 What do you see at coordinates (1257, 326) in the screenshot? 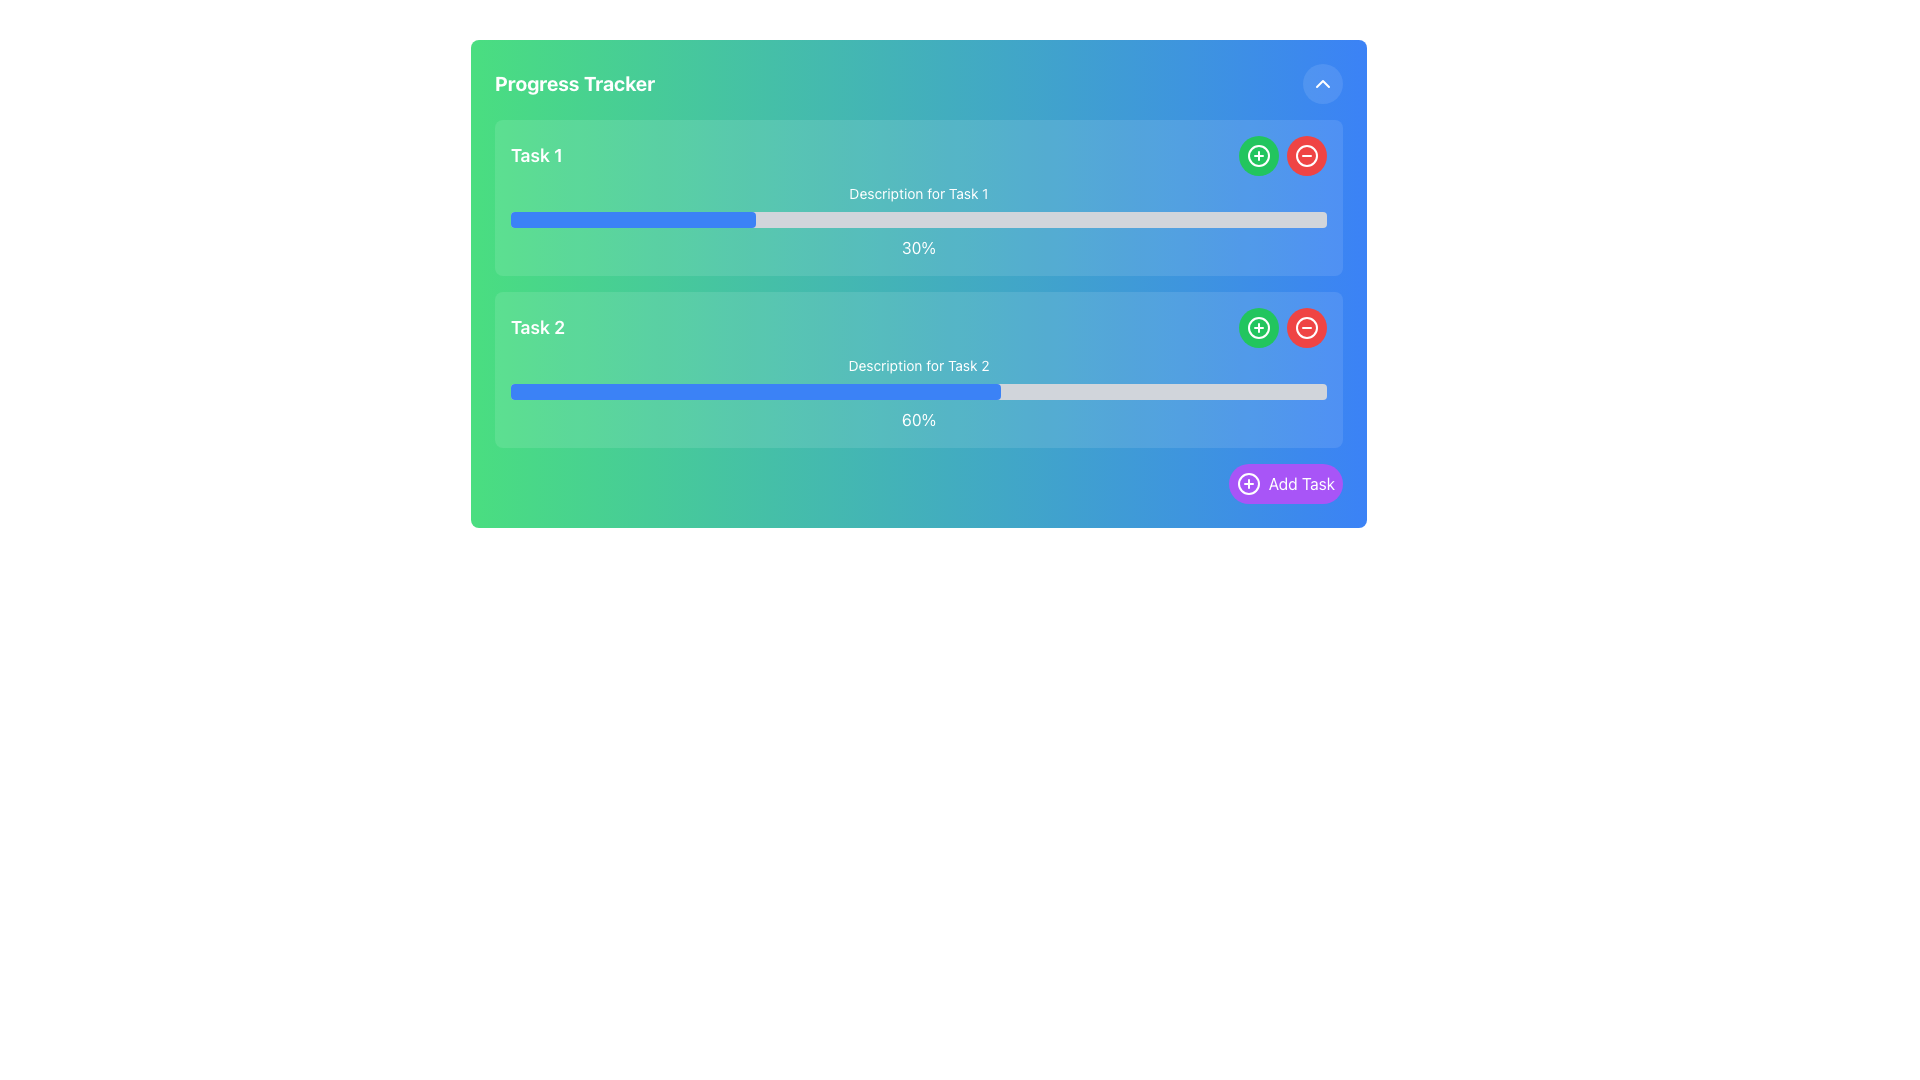
I see `the addition button located to the right of the progress bar for 'Task 2'` at bounding box center [1257, 326].